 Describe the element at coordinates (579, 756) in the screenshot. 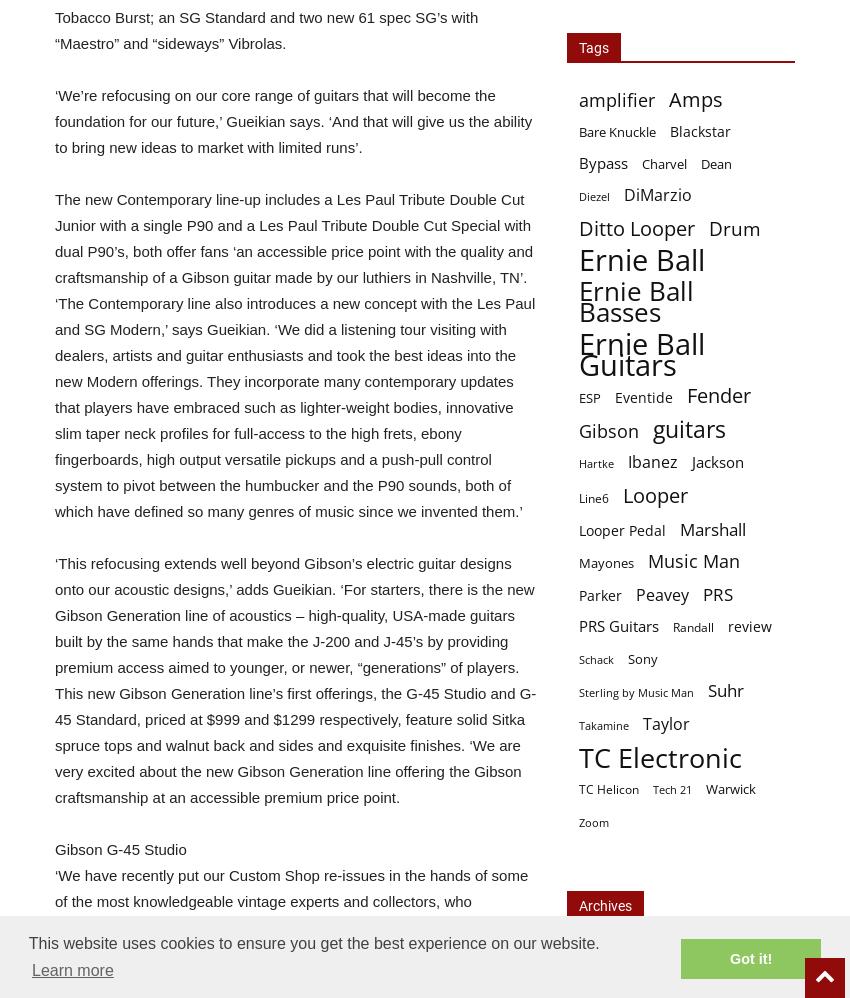

I see `'TC Electronic'` at that location.